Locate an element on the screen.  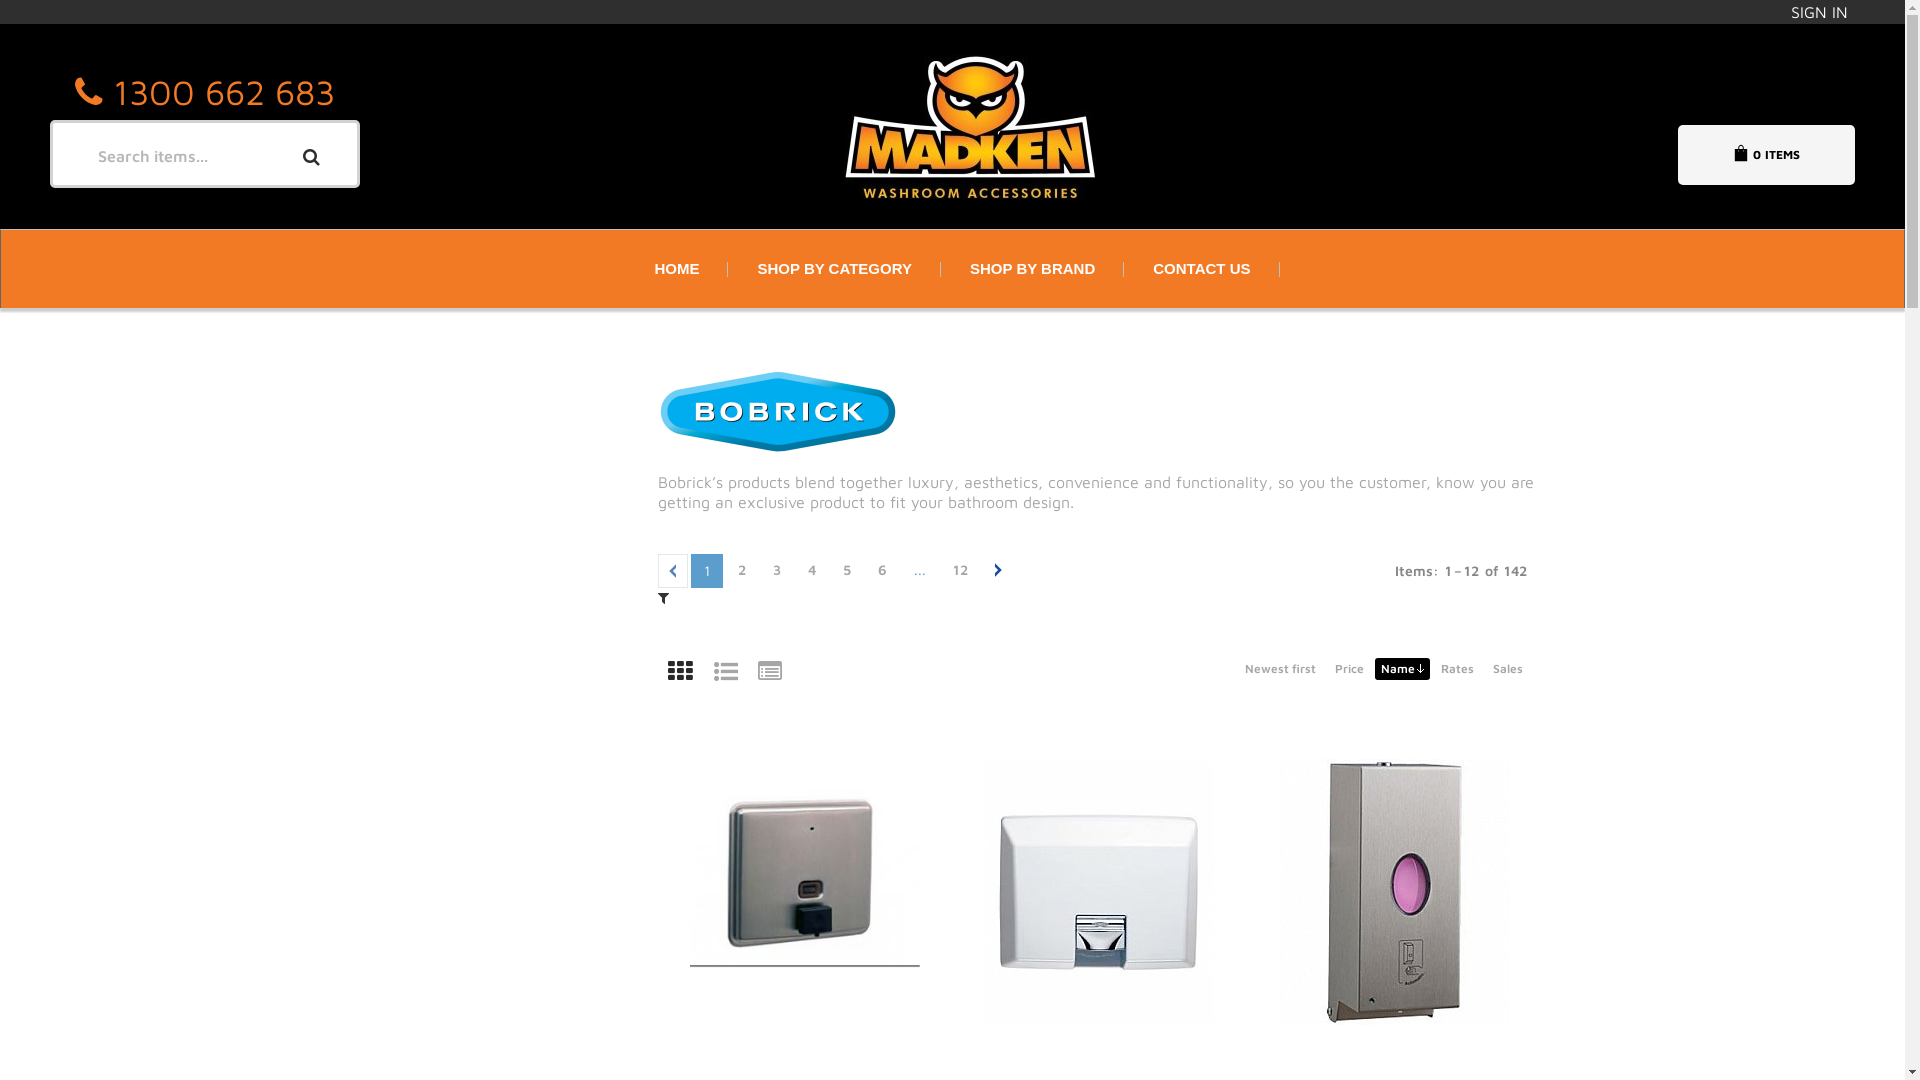
'SHOP BY CATEGORY' is located at coordinates (834, 268).